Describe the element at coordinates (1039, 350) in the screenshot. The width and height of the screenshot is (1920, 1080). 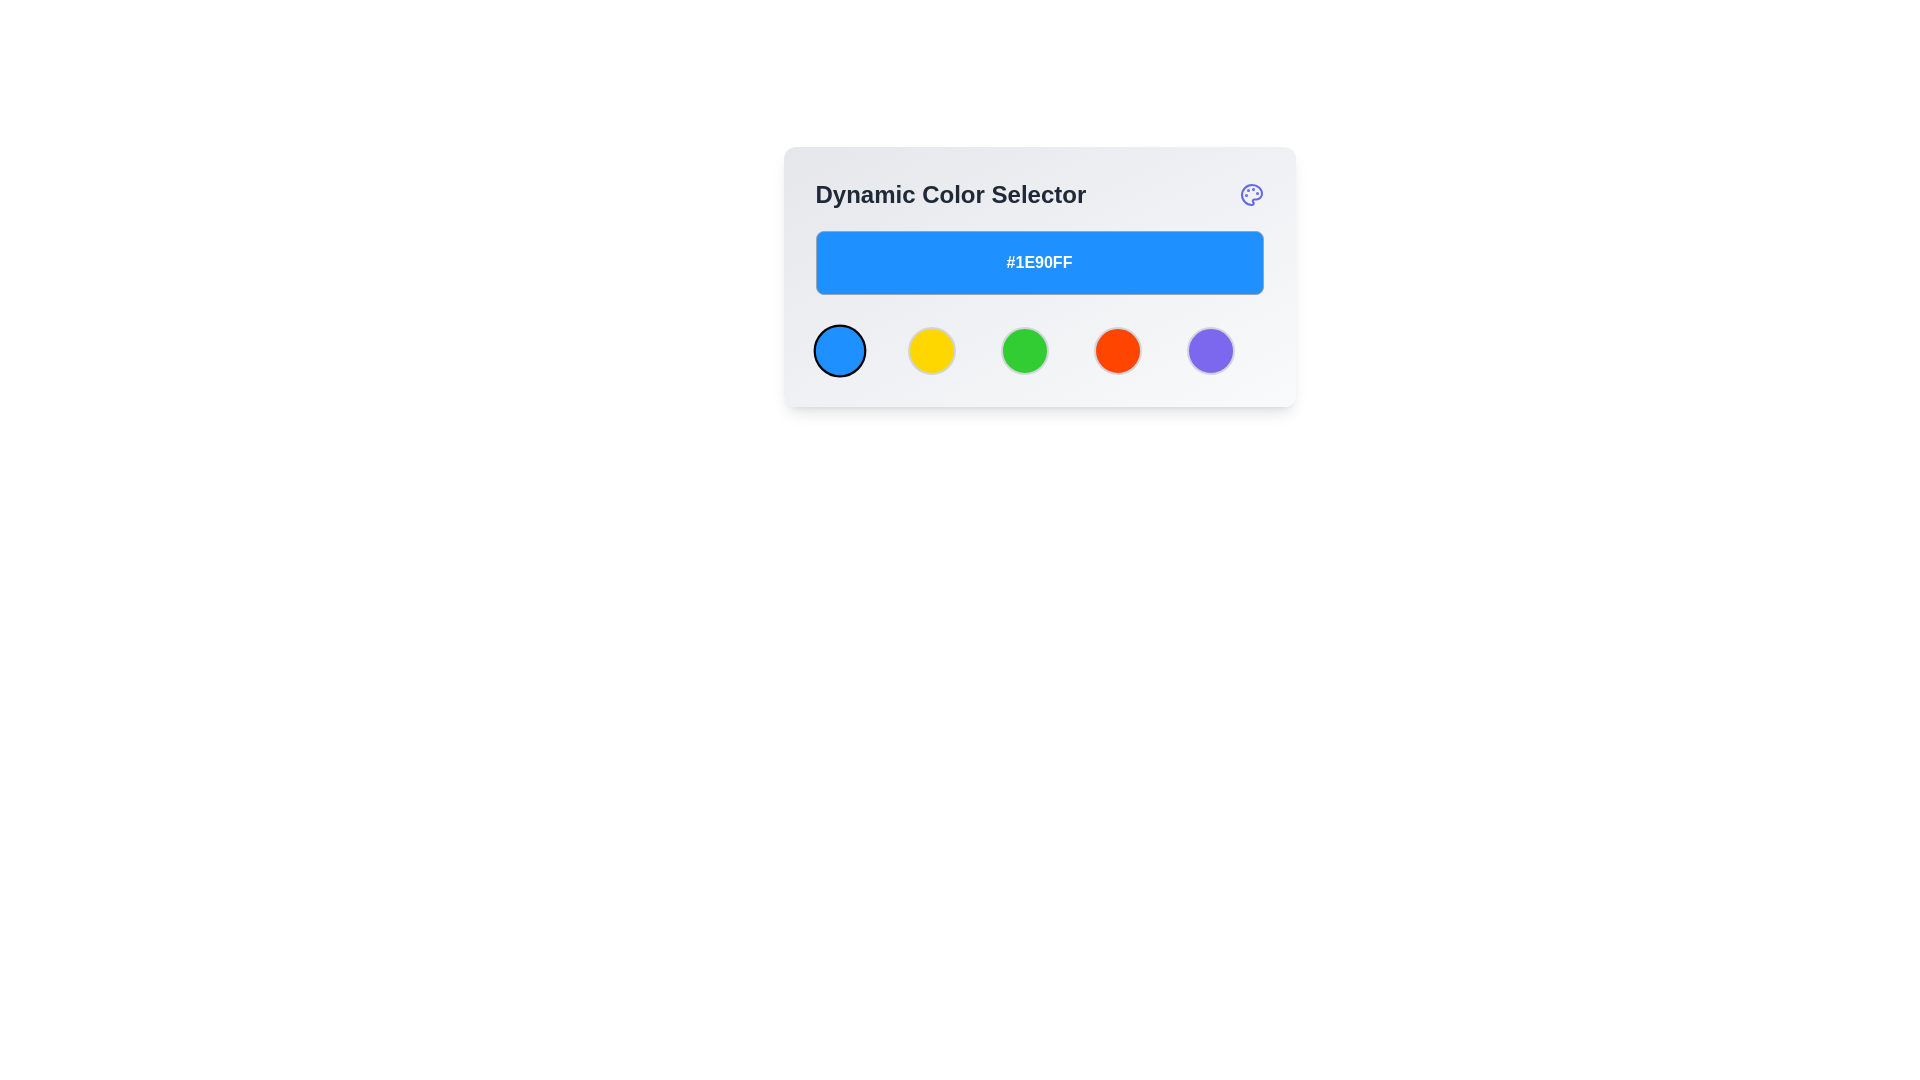
I see `the third circular button in a horizontal row of five, positioned below the blue rectangle labeled '#1E90FF'` at that location.